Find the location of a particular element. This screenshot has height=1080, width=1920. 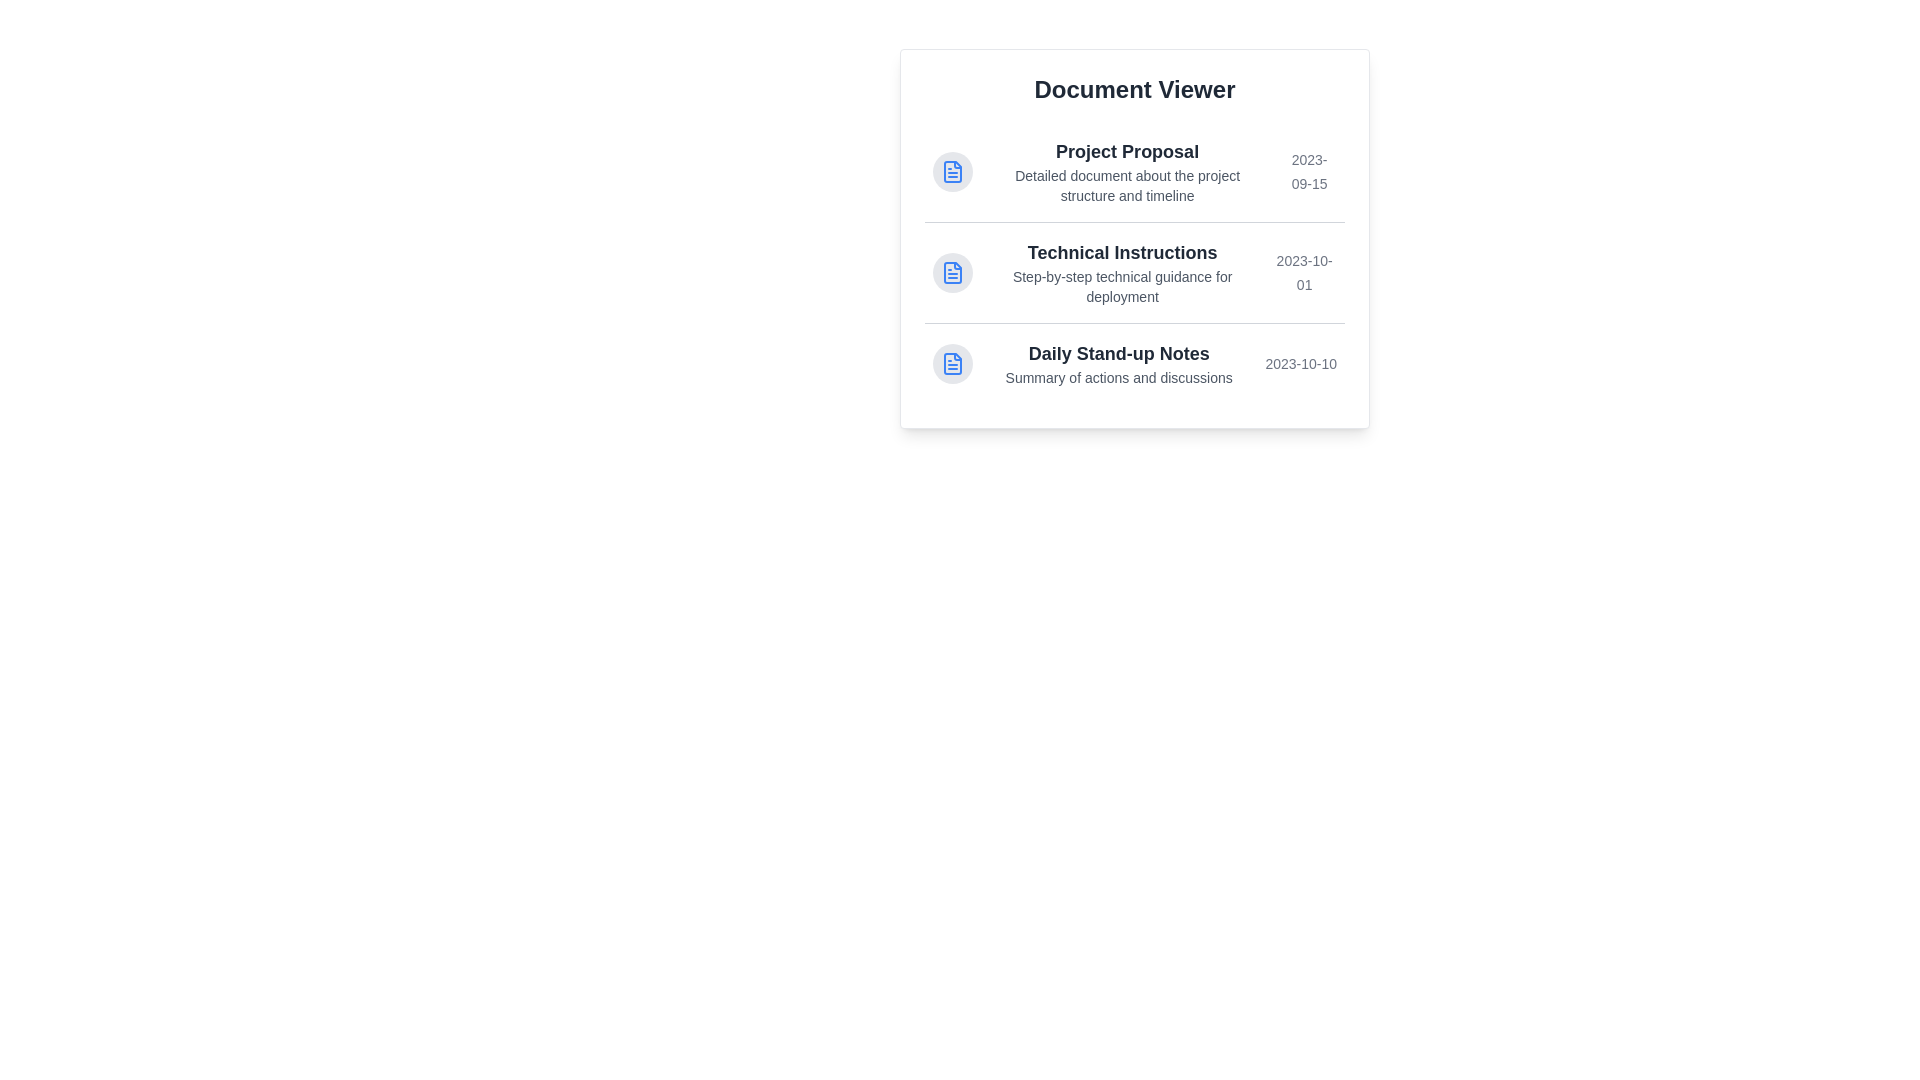

the document titled Daily Stand-up Notes is located at coordinates (1134, 363).